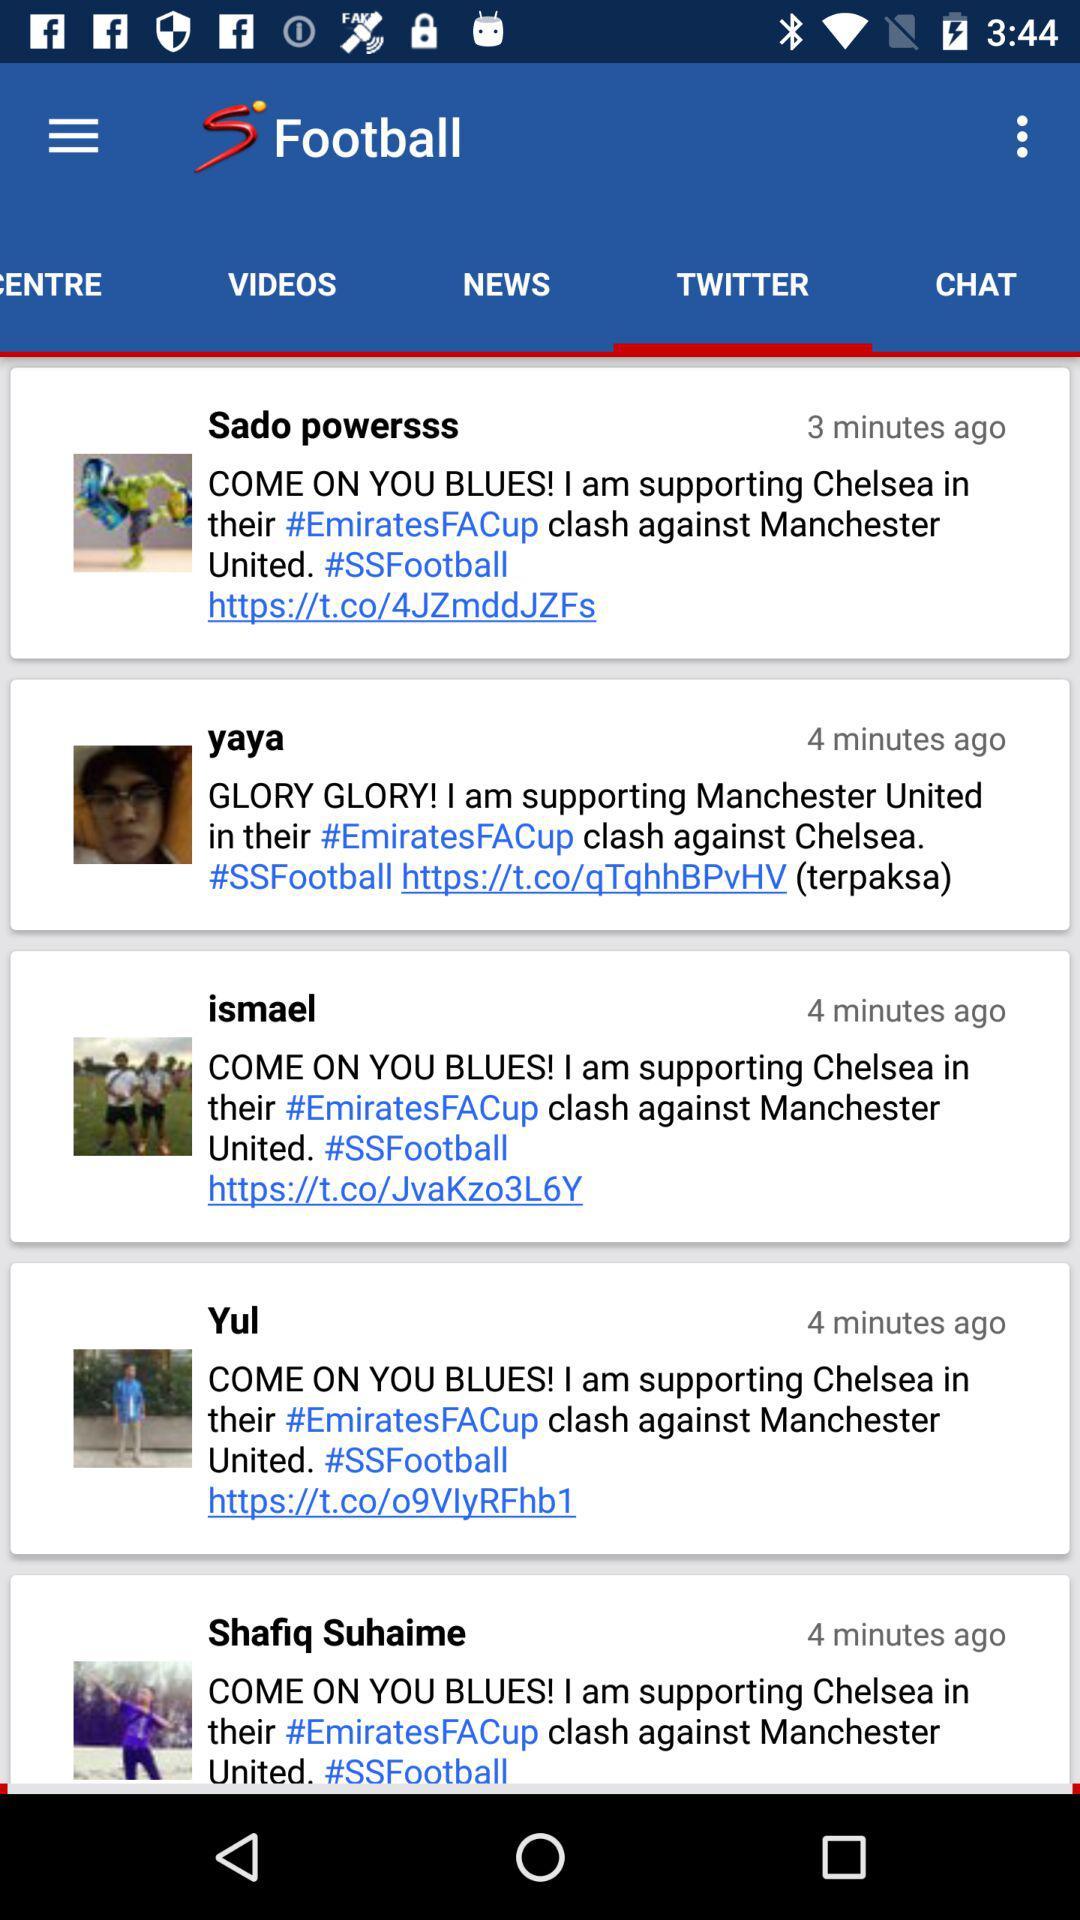 The width and height of the screenshot is (1080, 1920). Describe the element at coordinates (1027, 135) in the screenshot. I see `the item next to the twitter` at that location.